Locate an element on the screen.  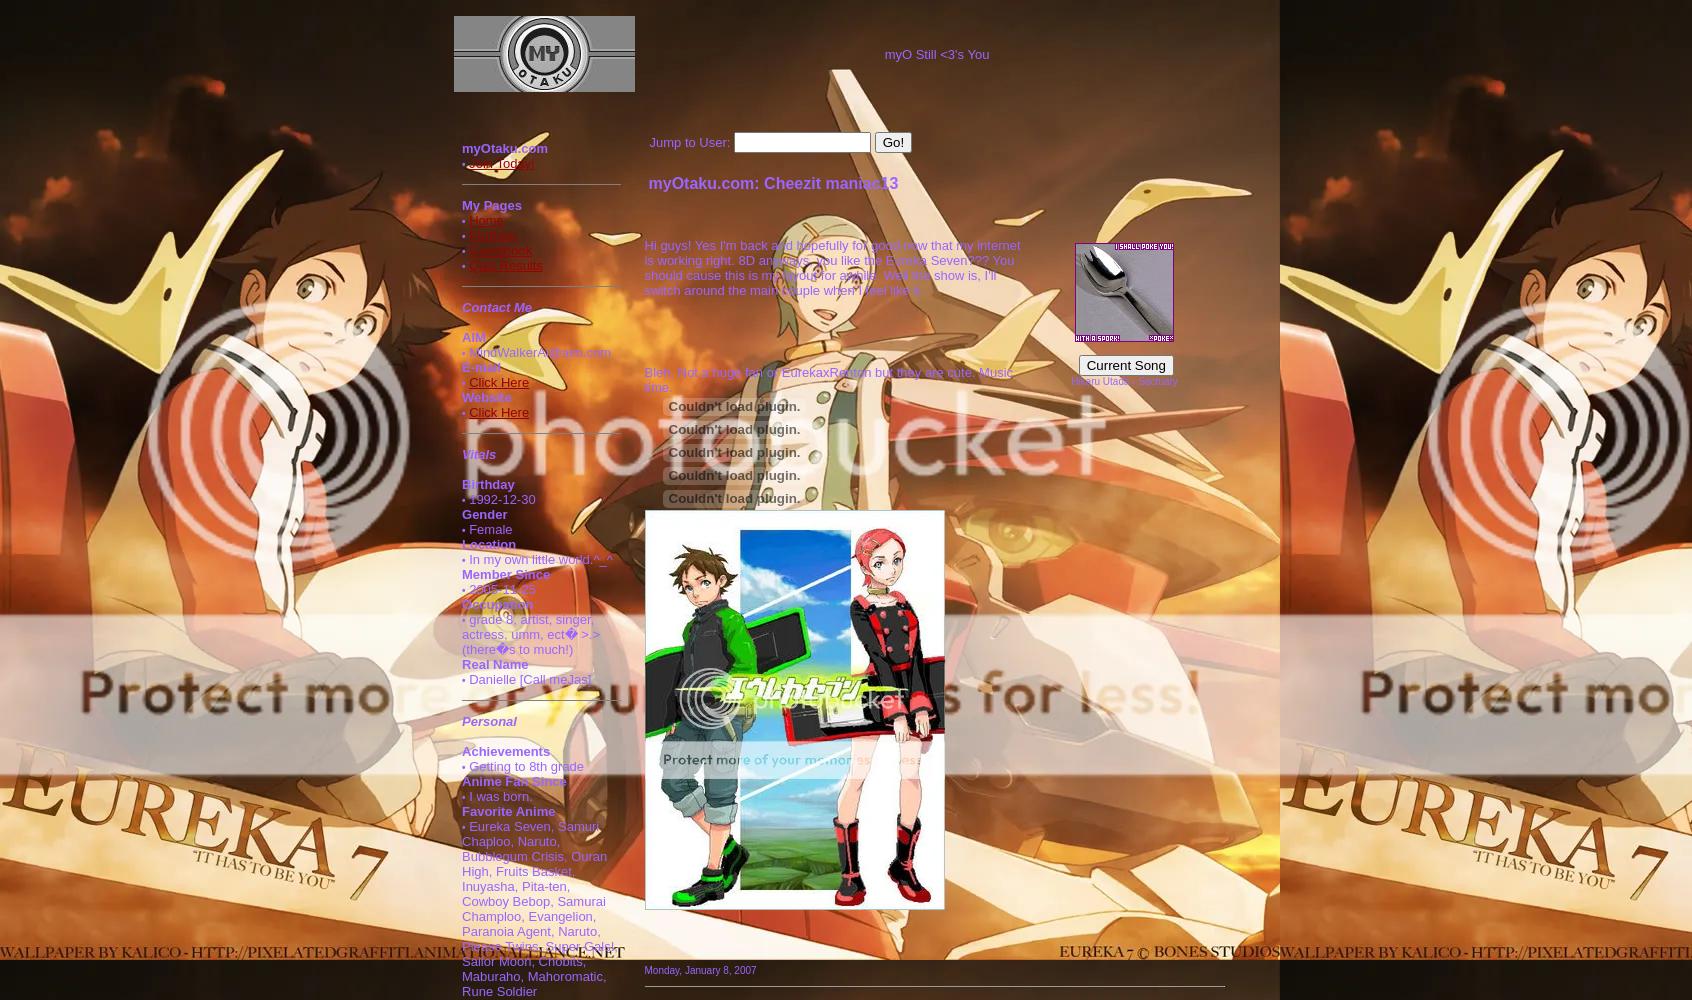
'Member Since' is located at coordinates (506, 573).